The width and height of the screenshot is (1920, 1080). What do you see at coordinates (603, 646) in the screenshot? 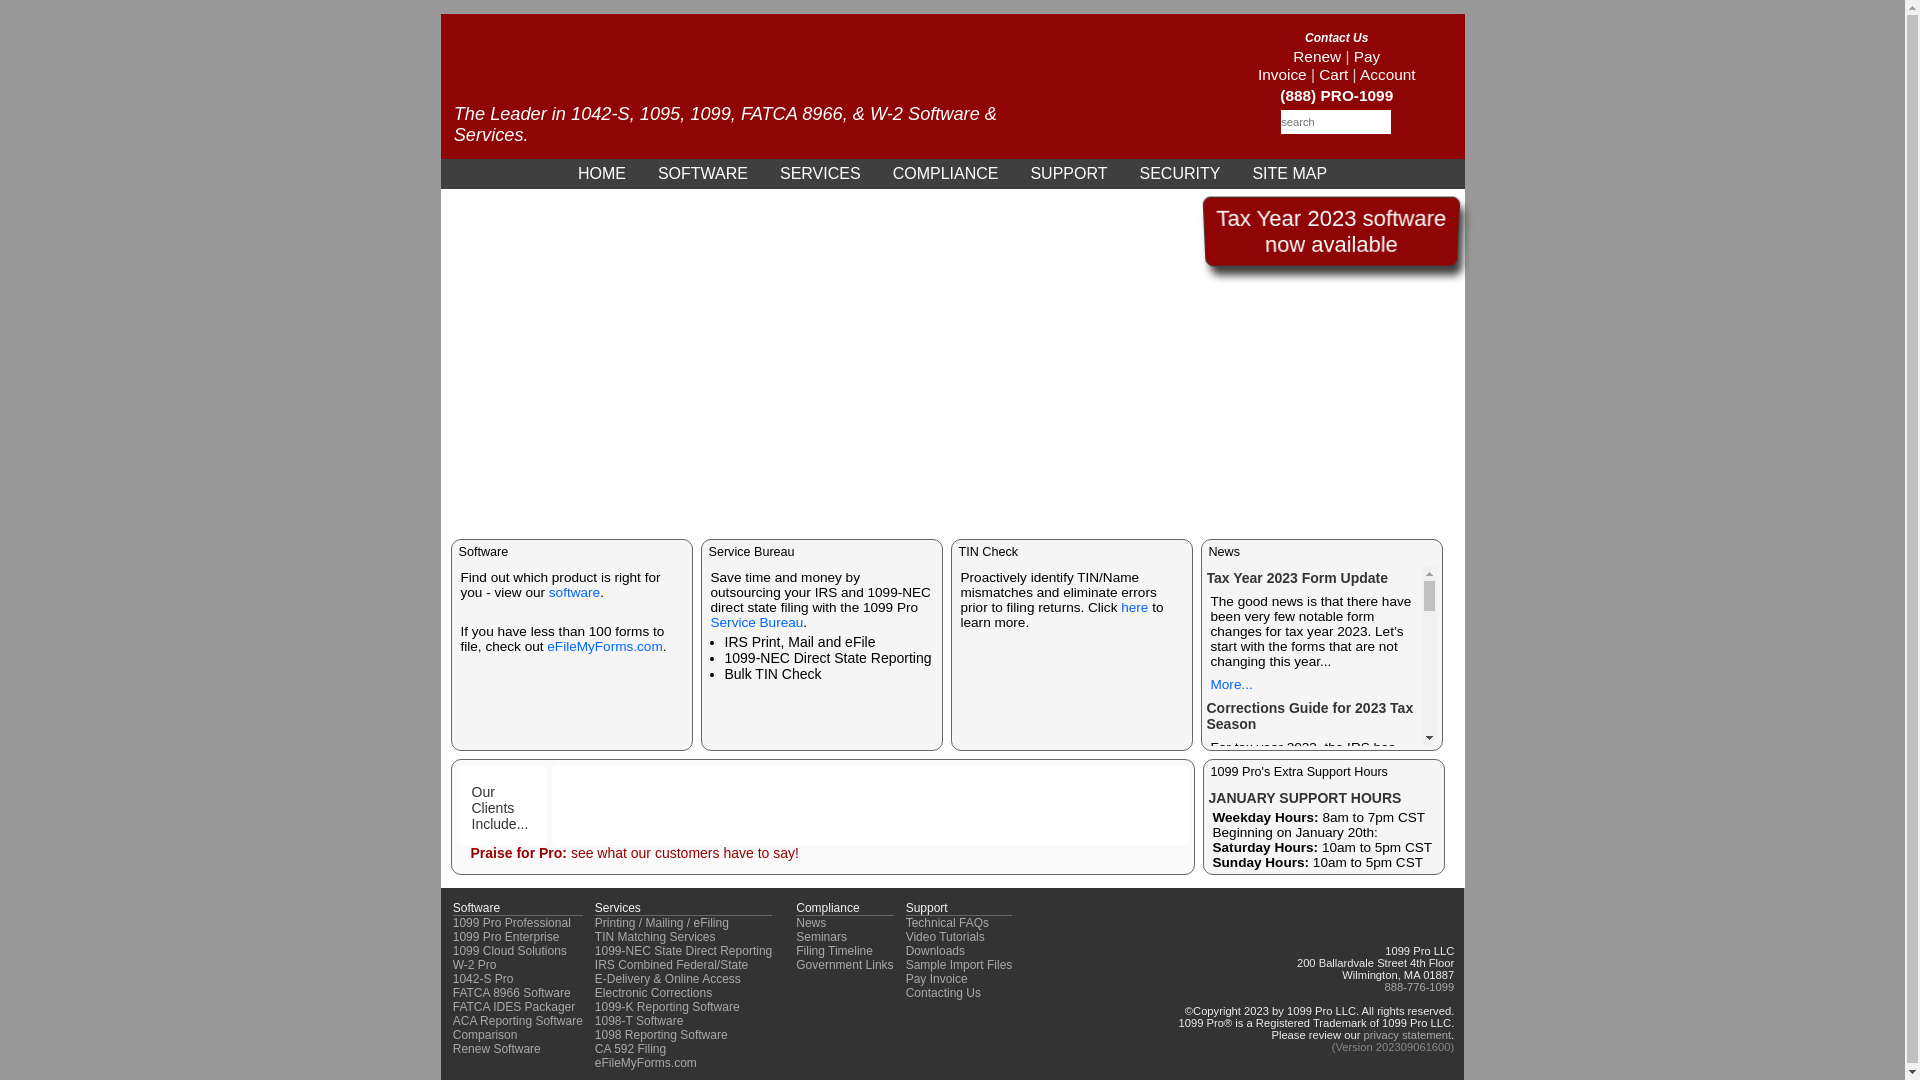
I see `'eFileMyForms.com'` at bounding box center [603, 646].